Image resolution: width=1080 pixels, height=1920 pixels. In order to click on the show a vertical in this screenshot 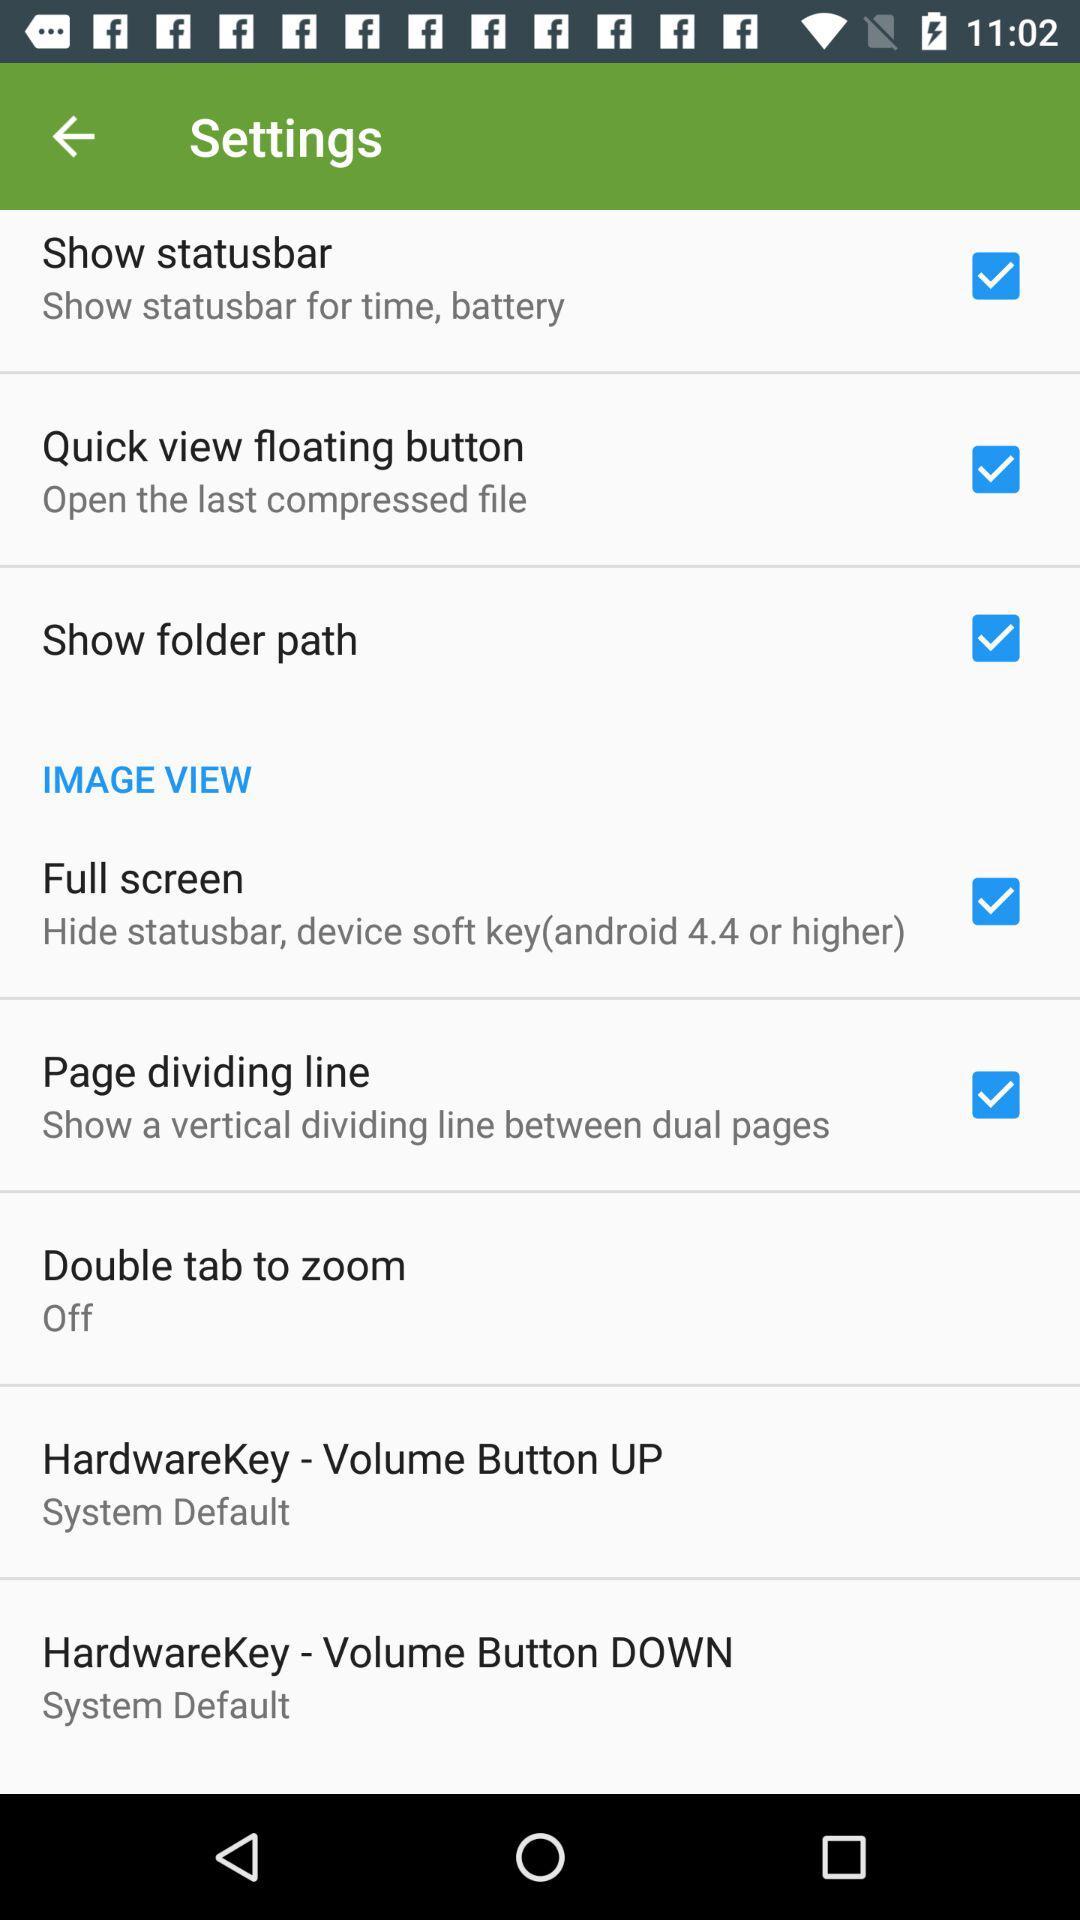, I will do `click(435, 1123)`.